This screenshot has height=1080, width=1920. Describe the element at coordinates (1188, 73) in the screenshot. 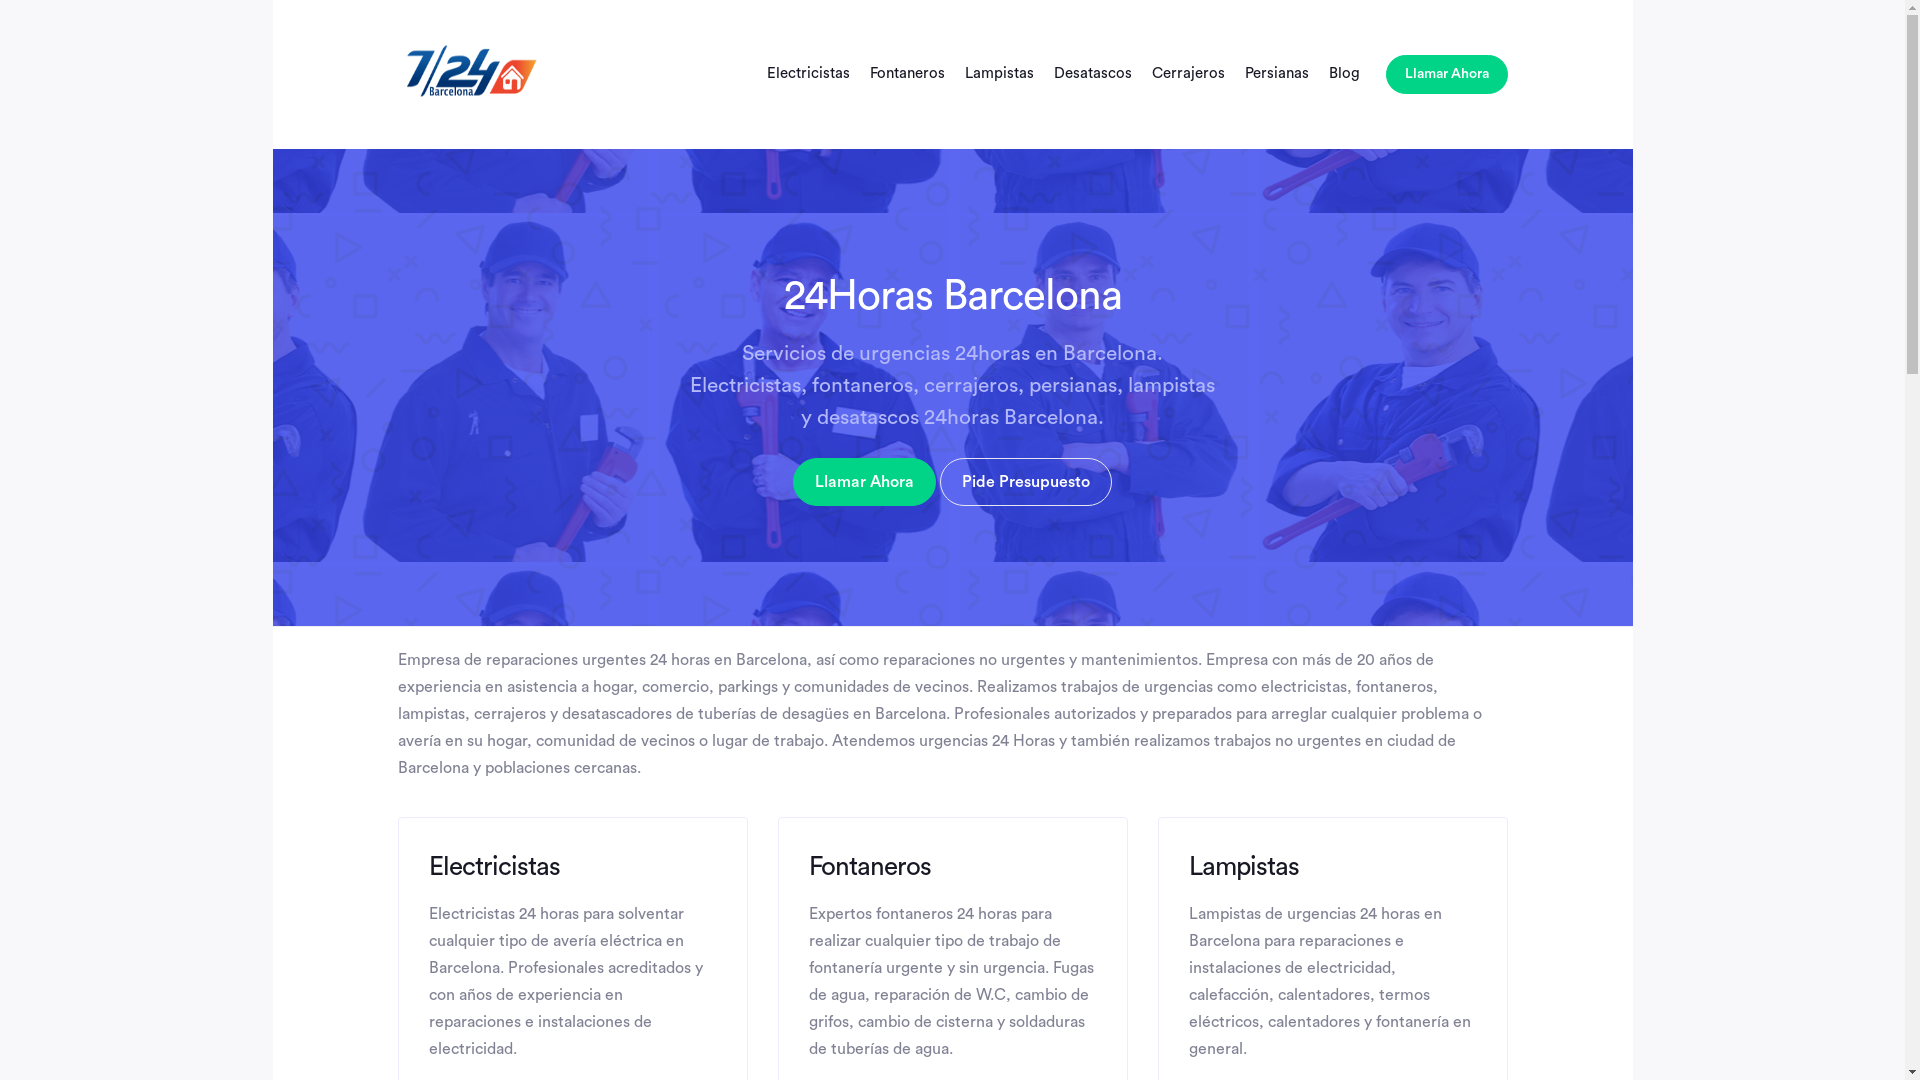

I see `'Cerrajeros'` at that location.